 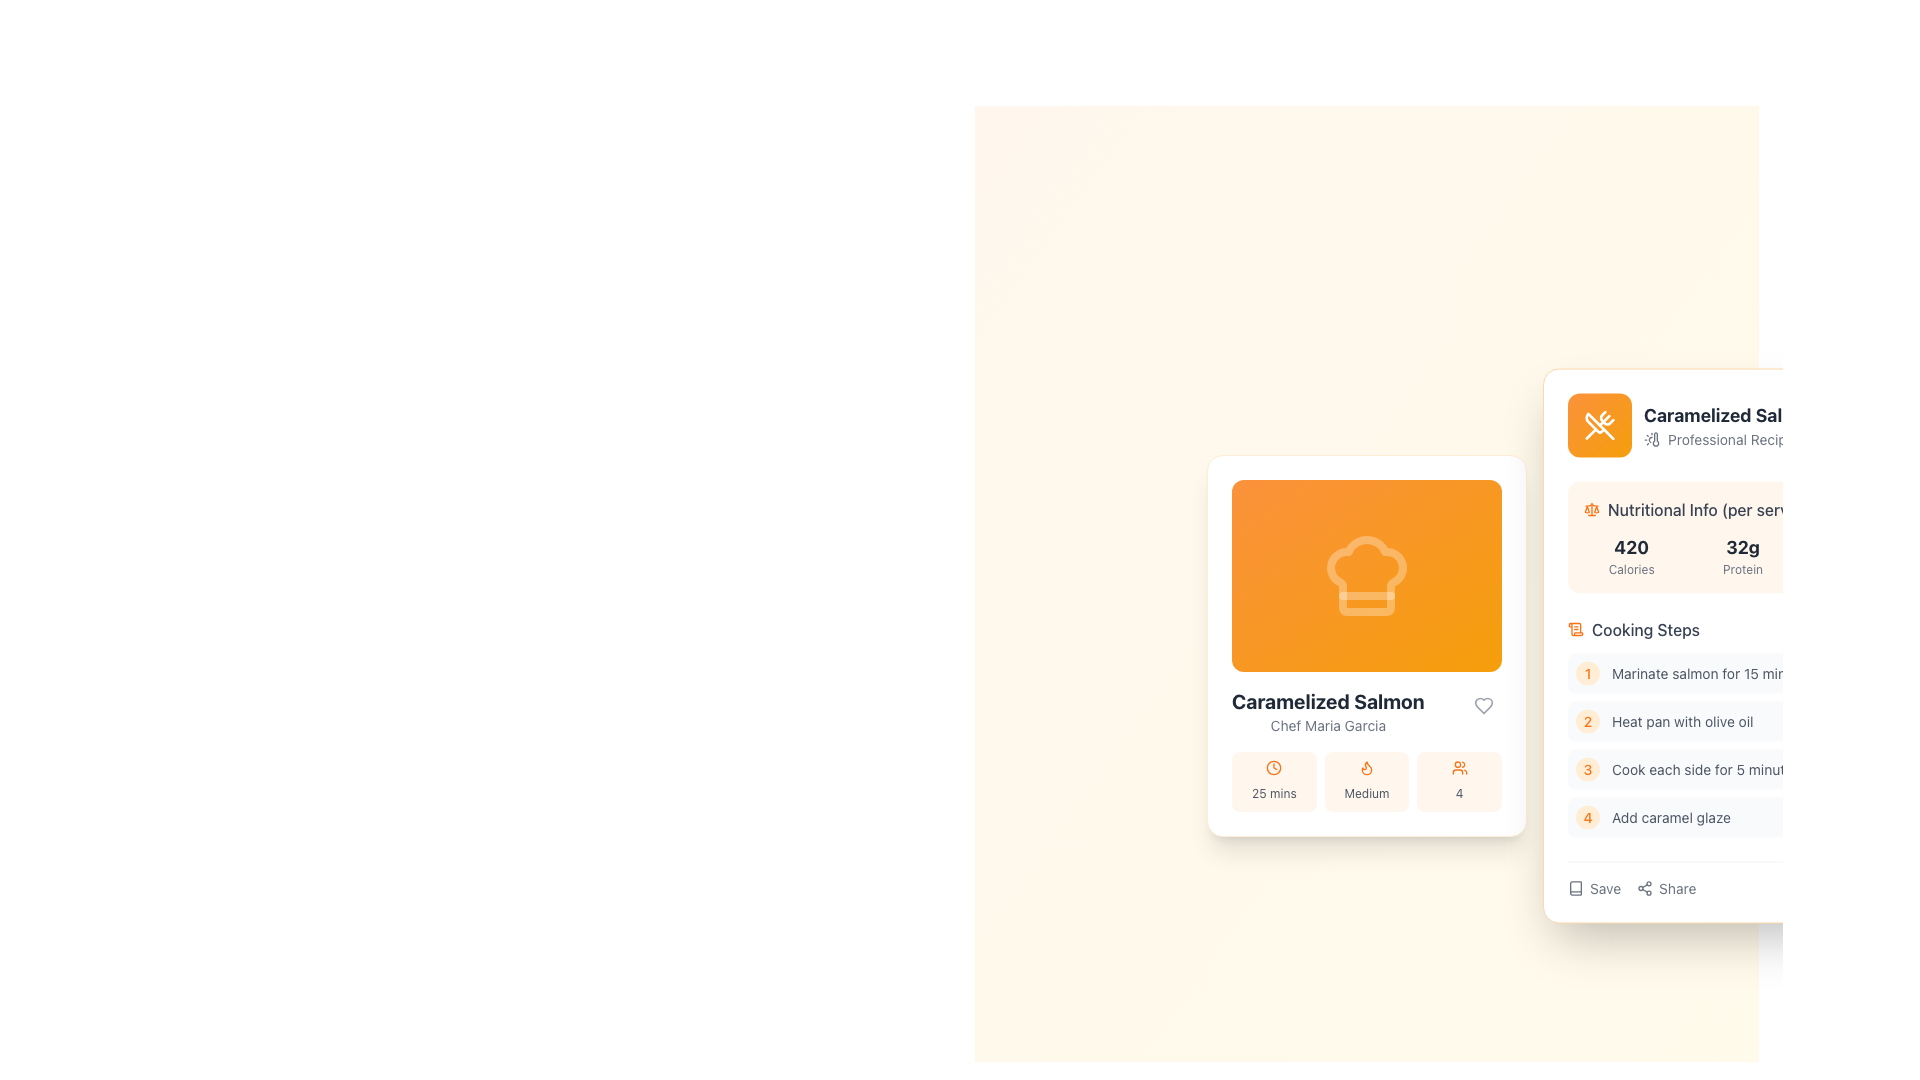 What do you see at coordinates (1273, 766) in the screenshot?
I see `the decorative circular graphic at the center of the clock-themed icon, which is located on the left side of the detailed panel for the 'Caramelized Salmon' recipe` at bounding box center [1273, 766].